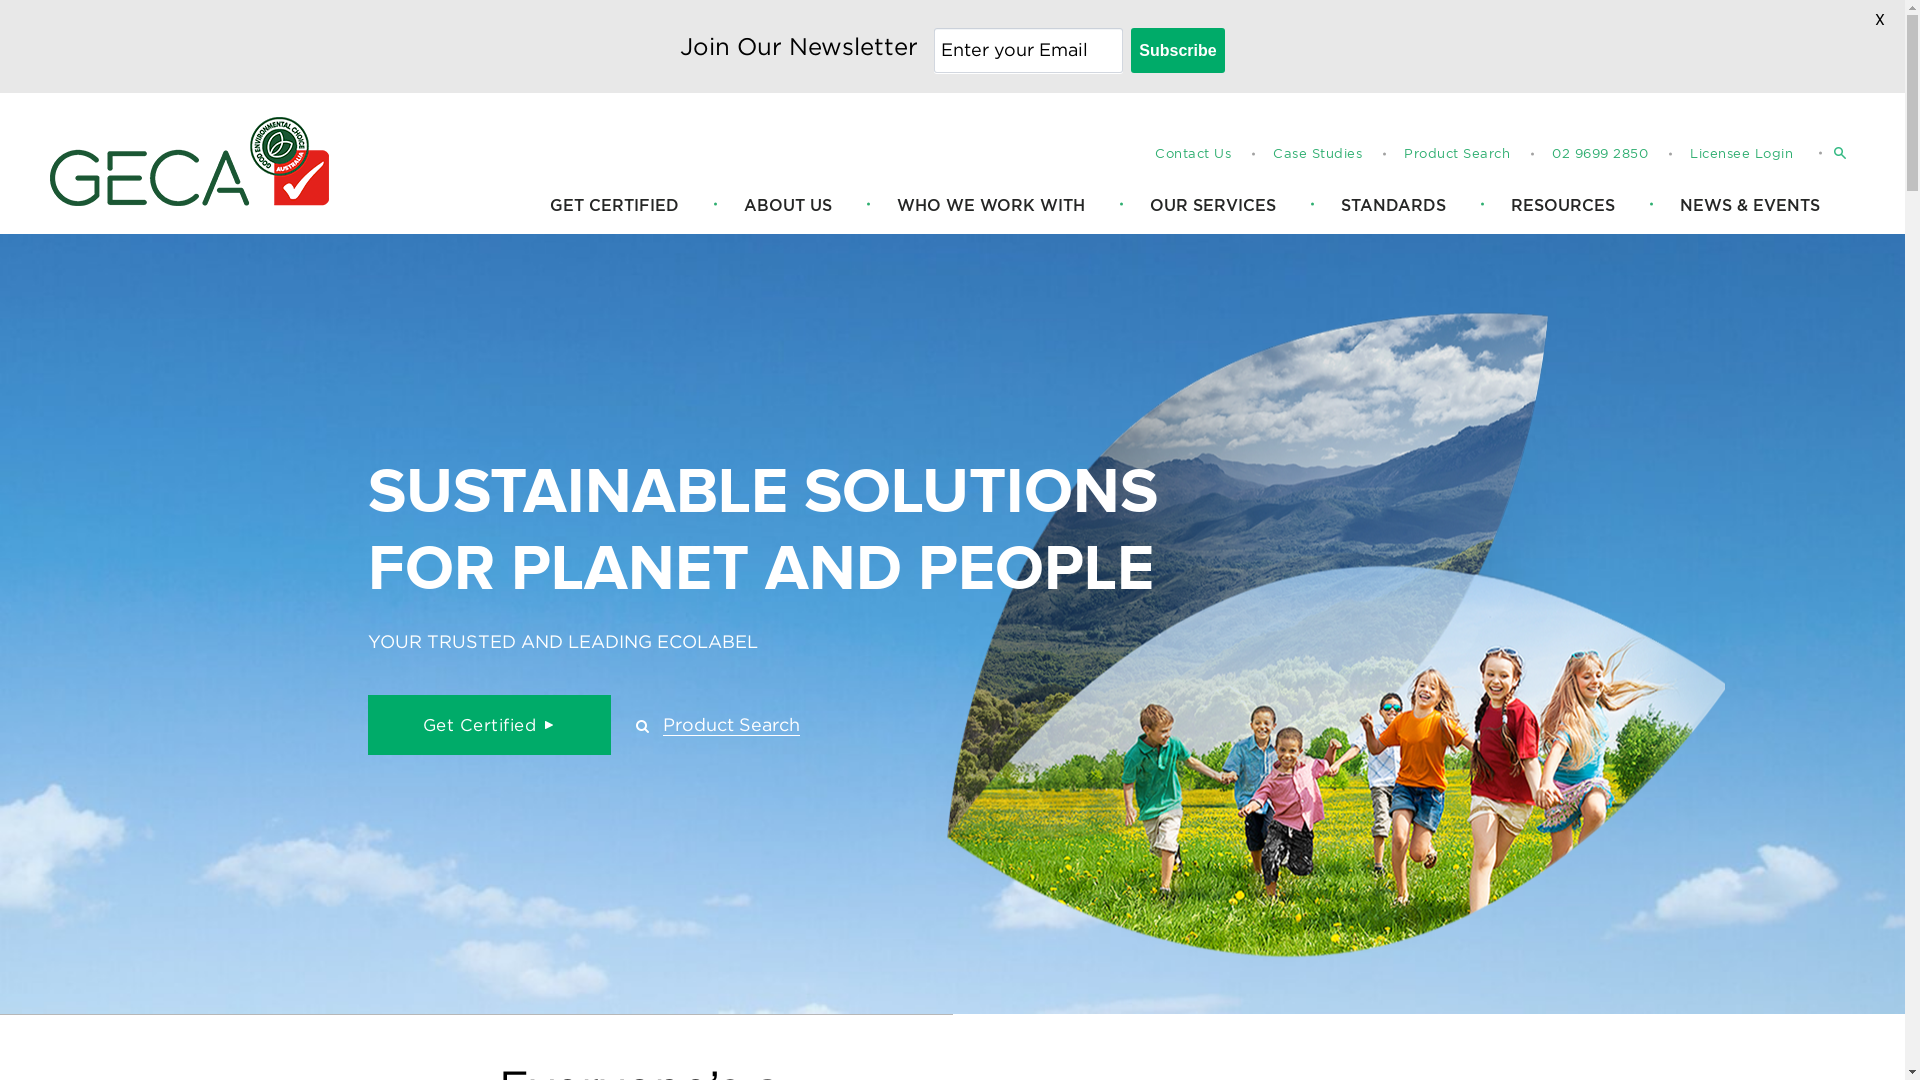  What do you see at coordinates (1598, 152) in the screenshot?
I see `'02 9699 2850'` at bounding box center [1598, 152].